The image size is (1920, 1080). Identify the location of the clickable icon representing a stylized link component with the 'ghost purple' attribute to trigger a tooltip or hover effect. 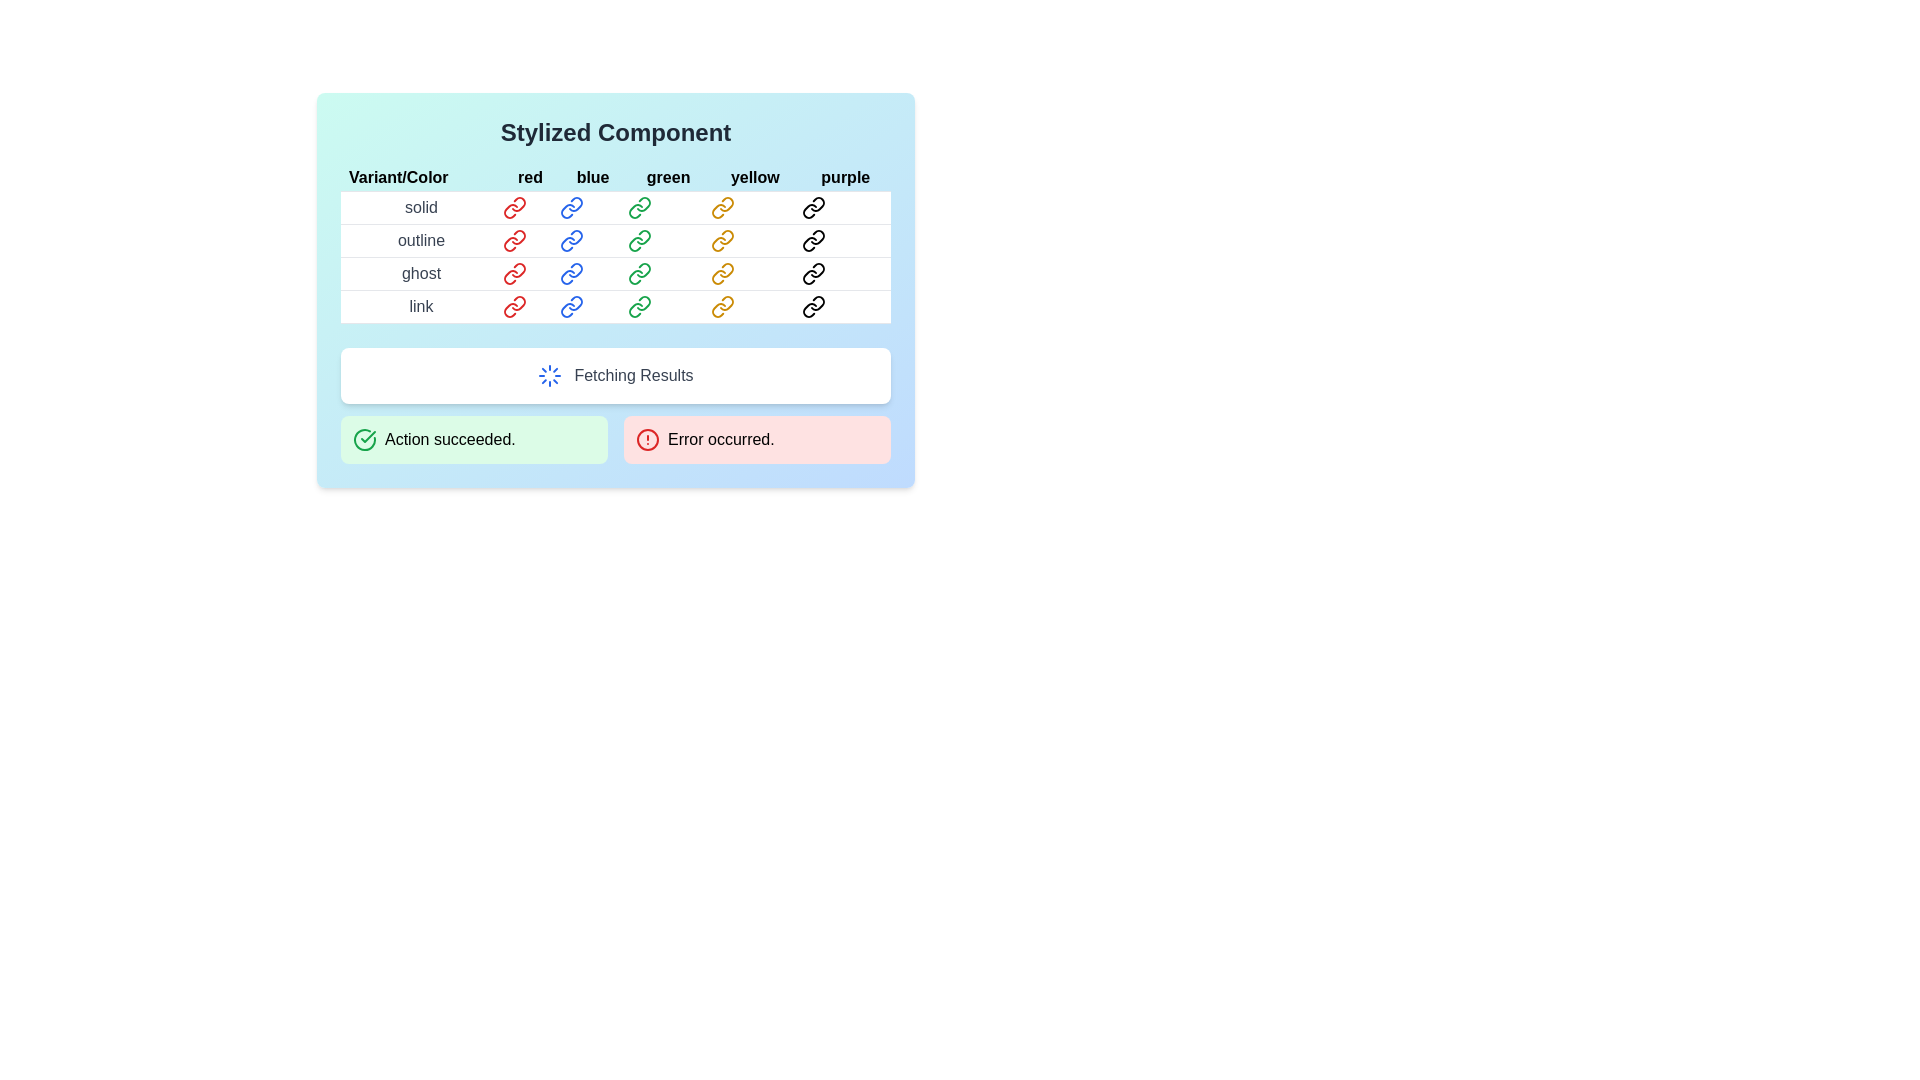
(813, 273).